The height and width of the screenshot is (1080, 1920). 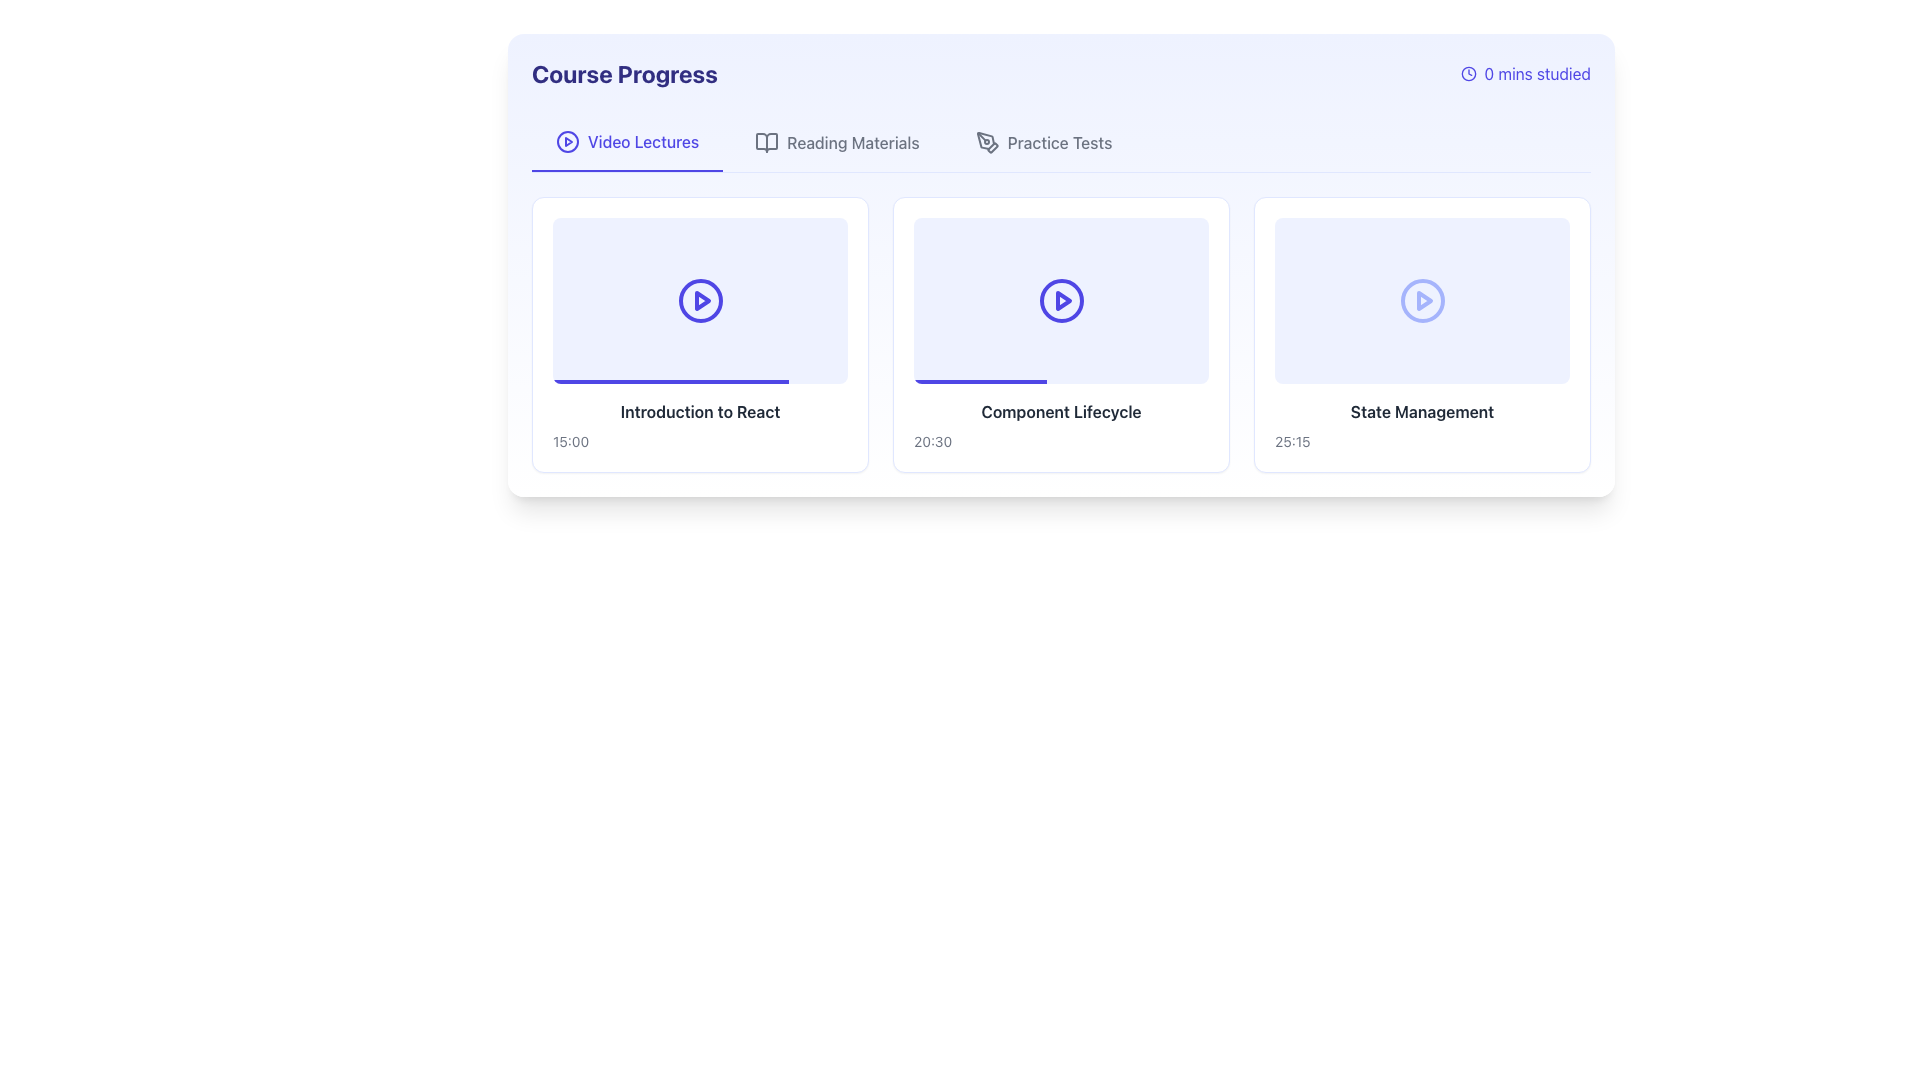 What do you see at coordinates (1060, 142) in the screenshot?
I see `the 'Video Lectures' tab in the navigation bar` at bounding box center [1060, 142].